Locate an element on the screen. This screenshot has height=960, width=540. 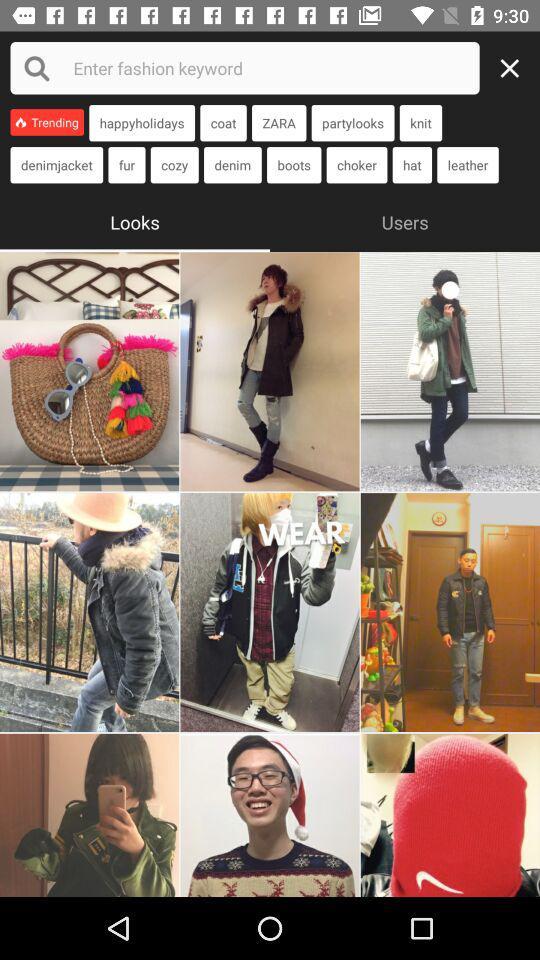
the close icon is located at coordinates (515, 68).